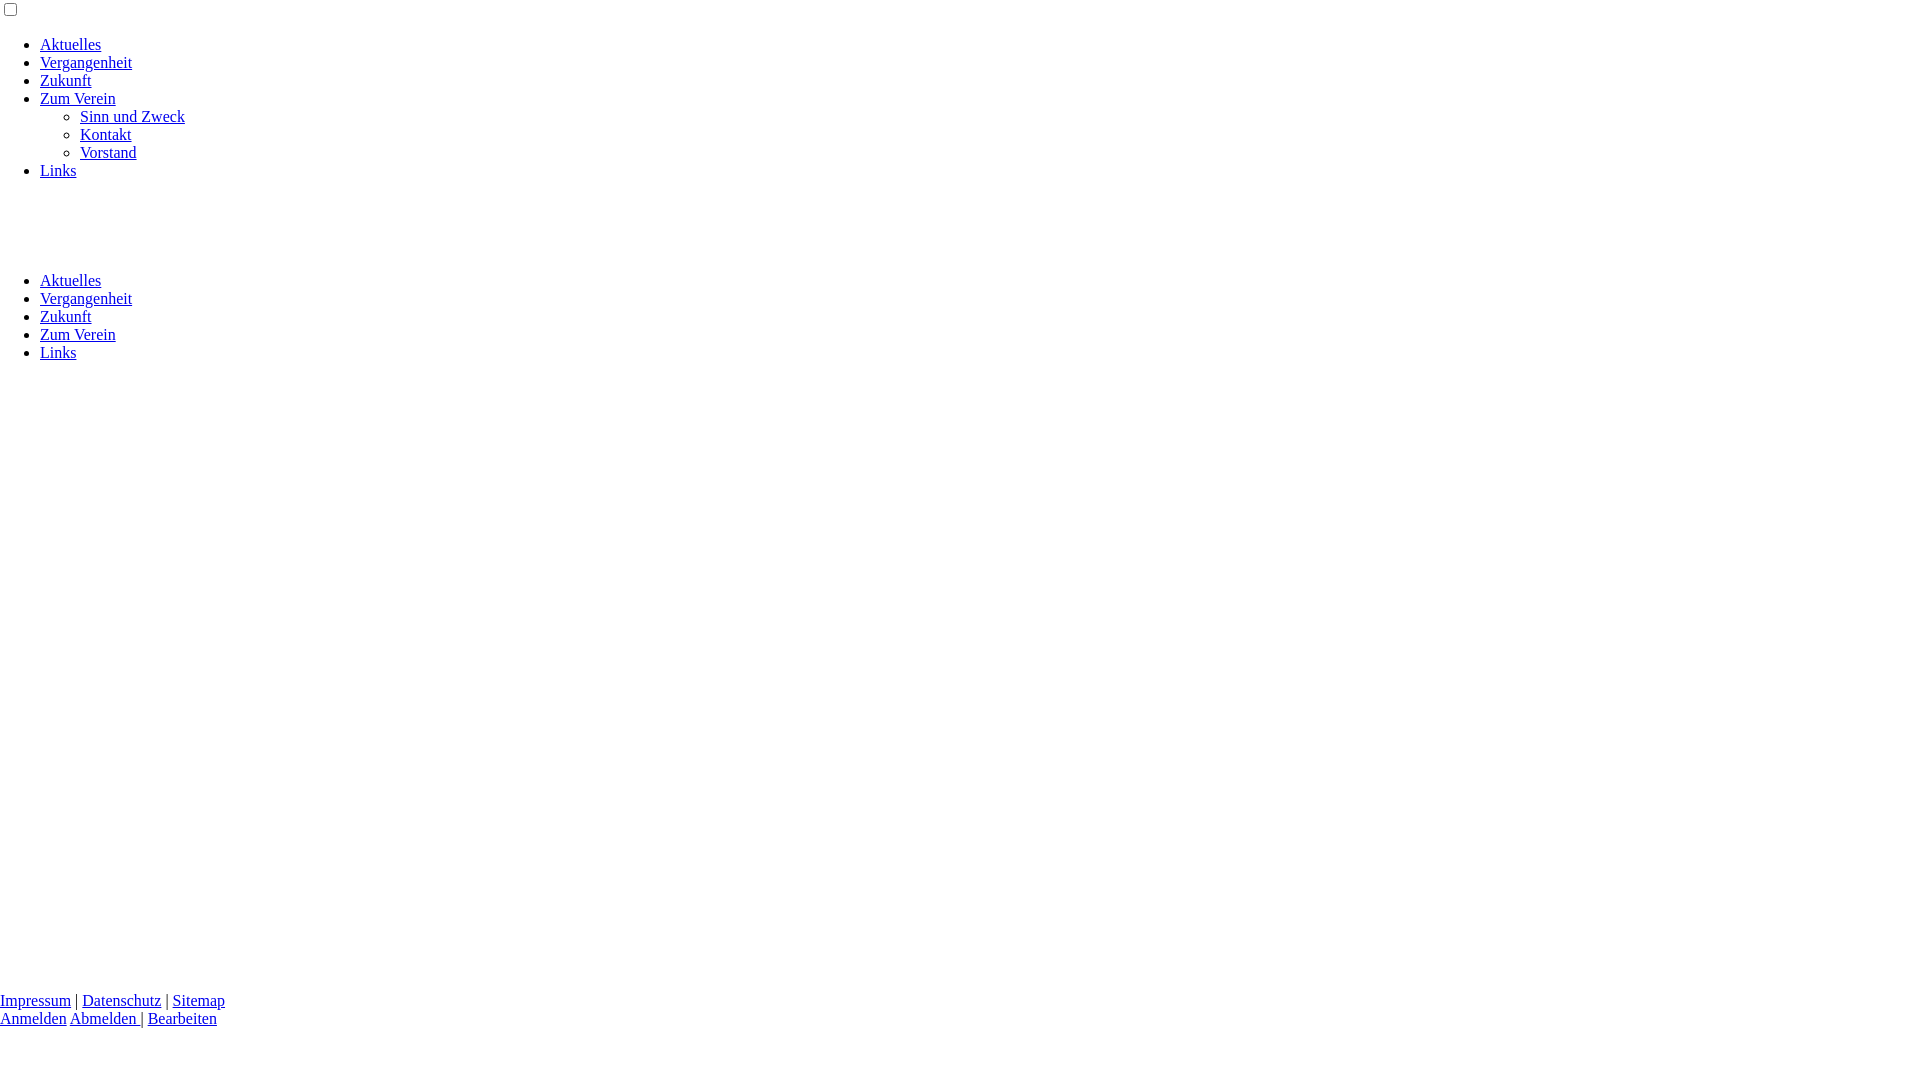  What do you see at coordinates (77, 98) in the screenshot?
I see `'Zum Verein'` at bounding box center [77, 98].